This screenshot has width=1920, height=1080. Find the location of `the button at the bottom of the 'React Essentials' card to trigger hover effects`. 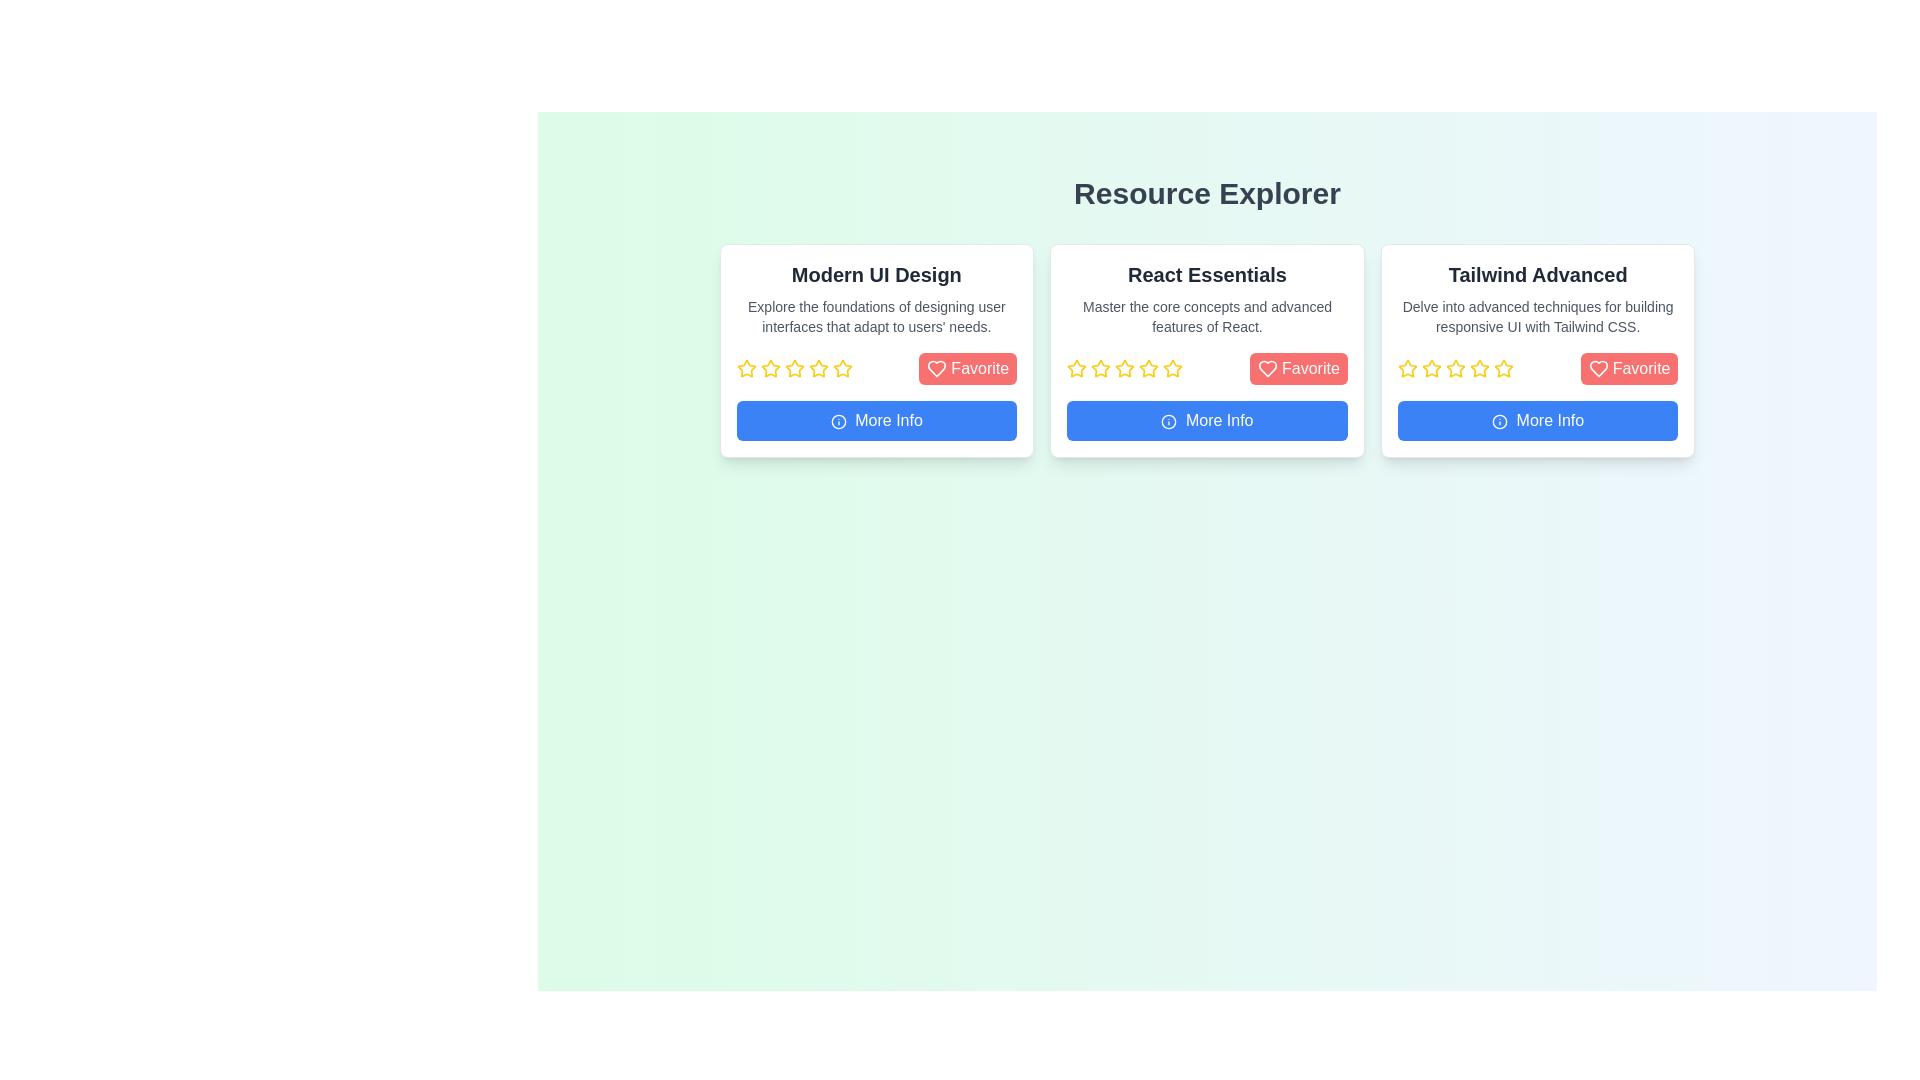

the button at the bottom of the 'React Essentials' card to trigger hover effects is located at coordinates (1206, 419).